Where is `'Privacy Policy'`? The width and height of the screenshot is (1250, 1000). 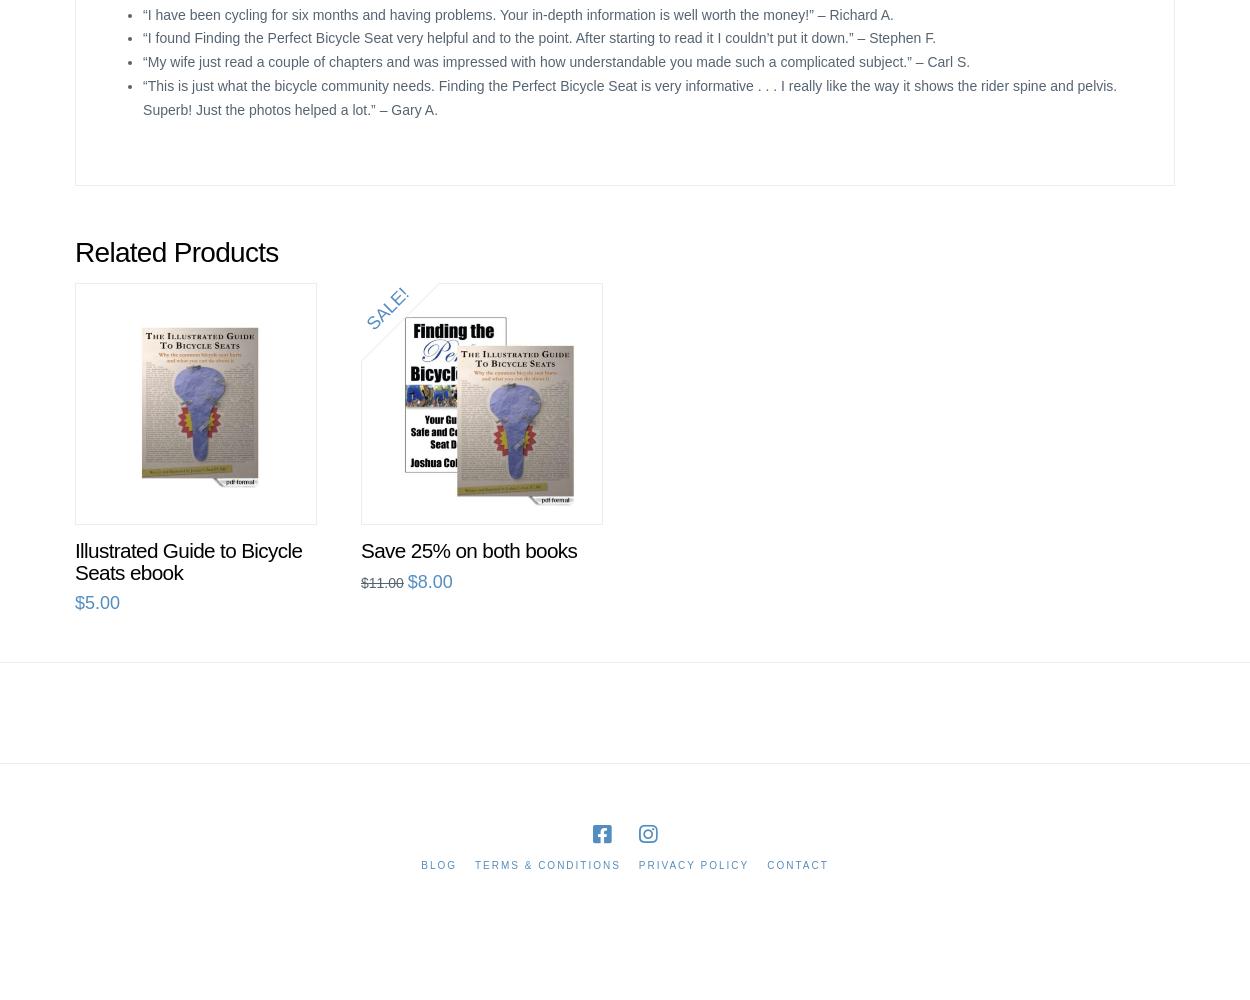 'Privacy Policy' is located at coordinates (692, 864).